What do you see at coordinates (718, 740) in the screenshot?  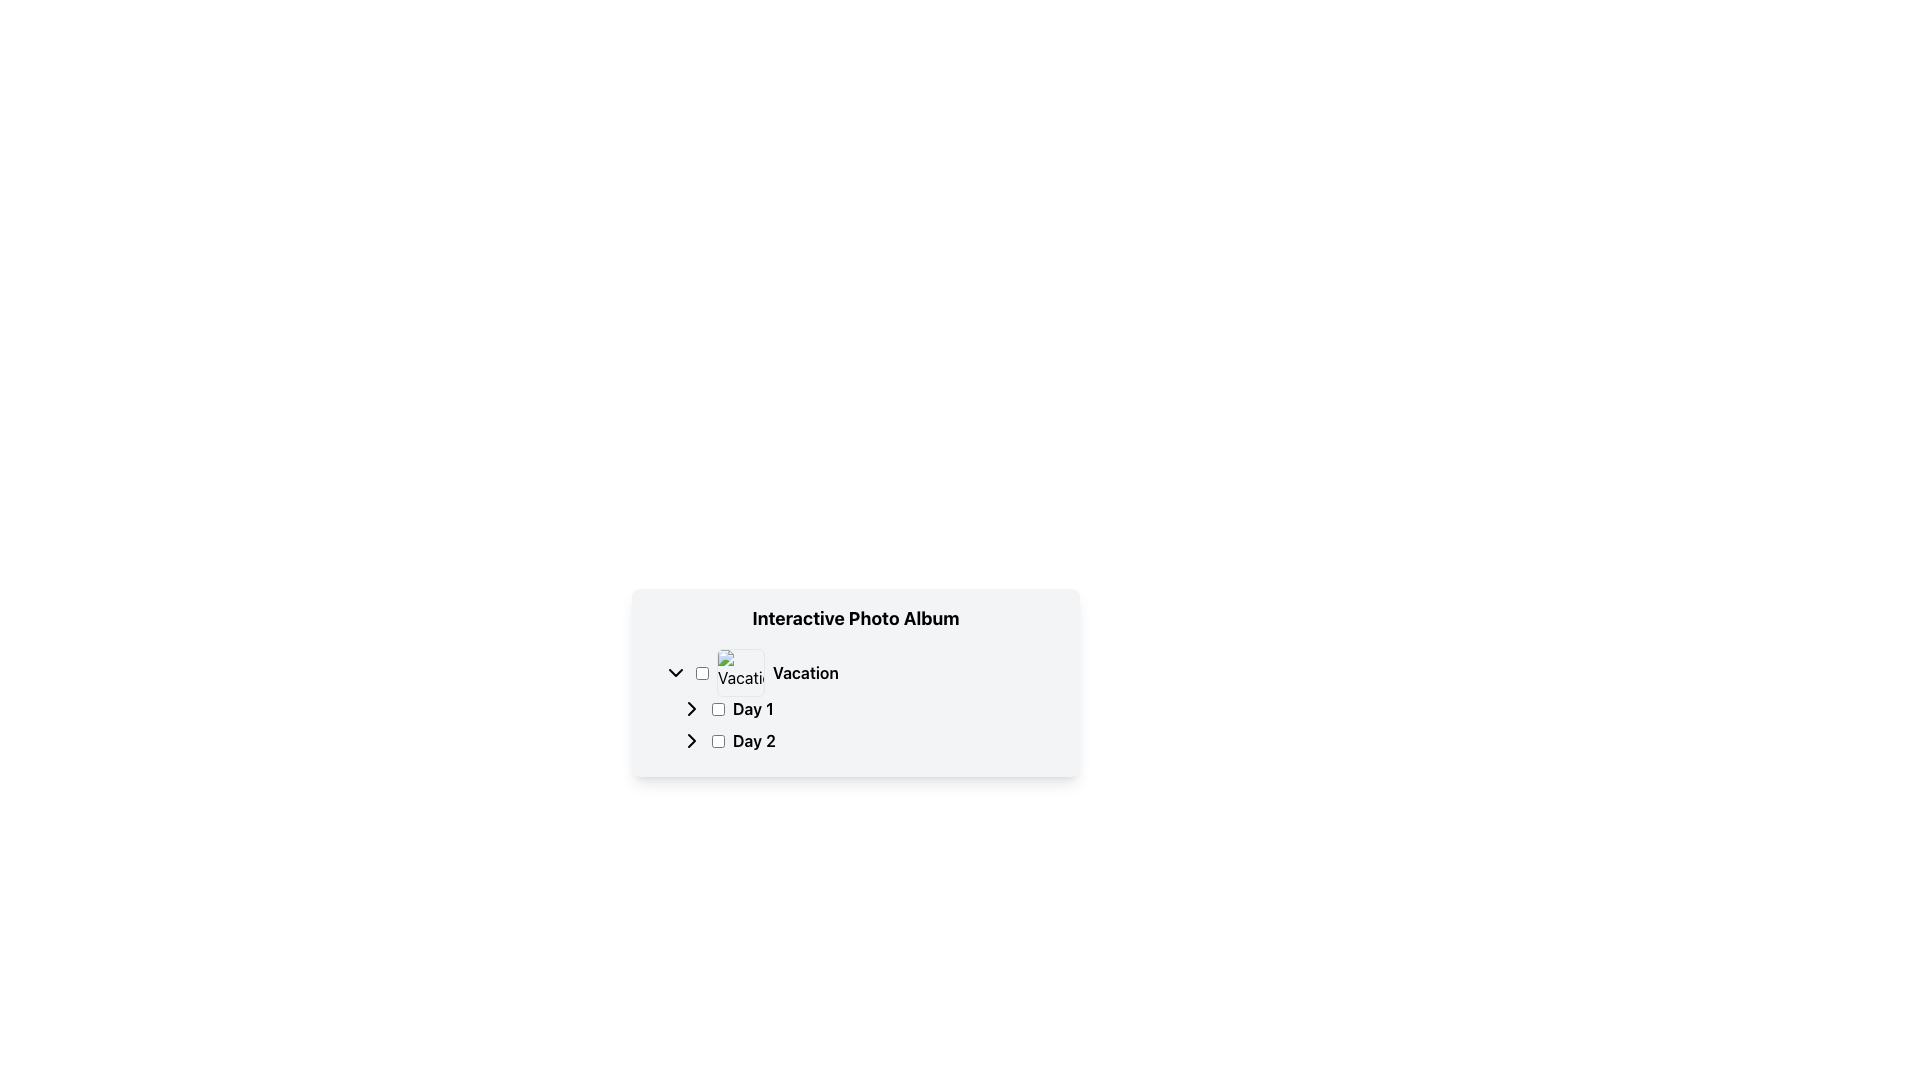 I see `the small square checkbox adjacent to the label 'Day 2'` at bounding box center [718, 740].